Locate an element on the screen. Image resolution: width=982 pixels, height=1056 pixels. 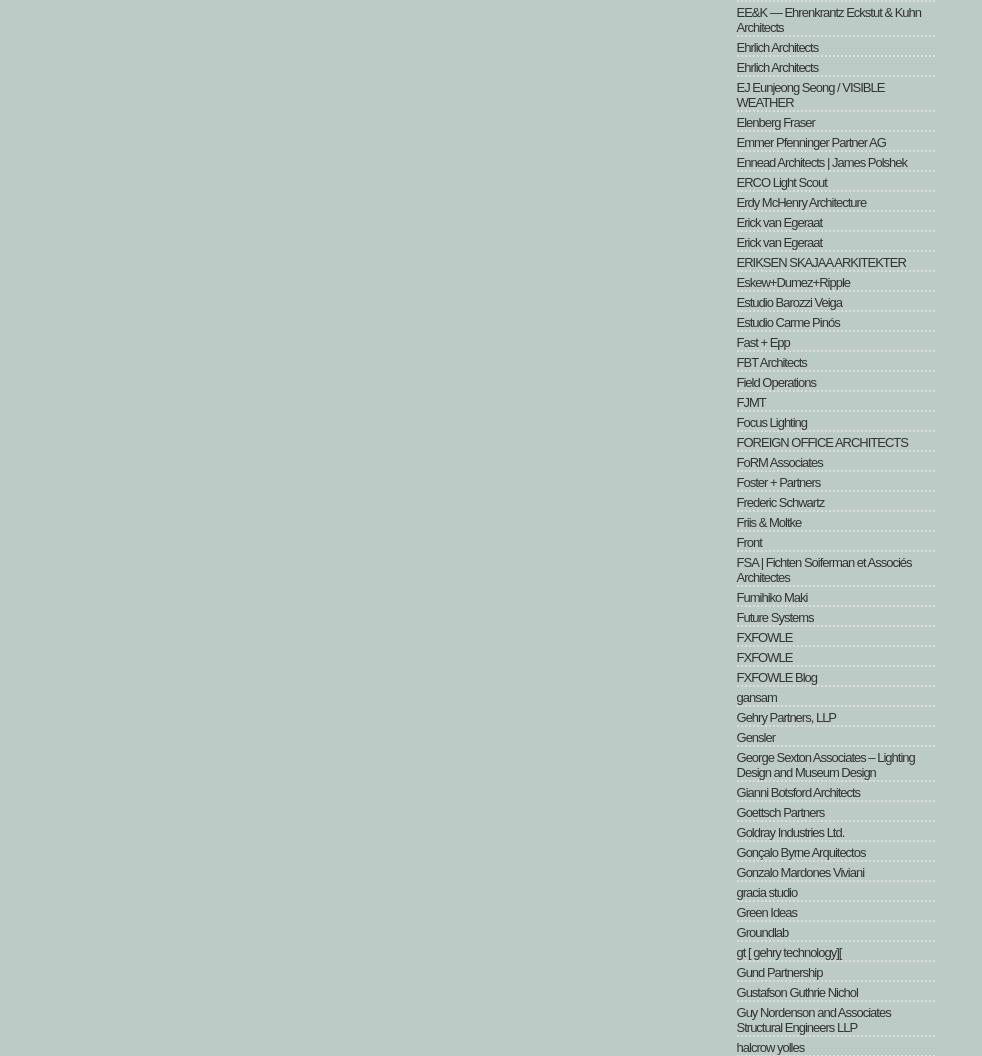
'Green Ideas' is located at coordinates (766, 911).